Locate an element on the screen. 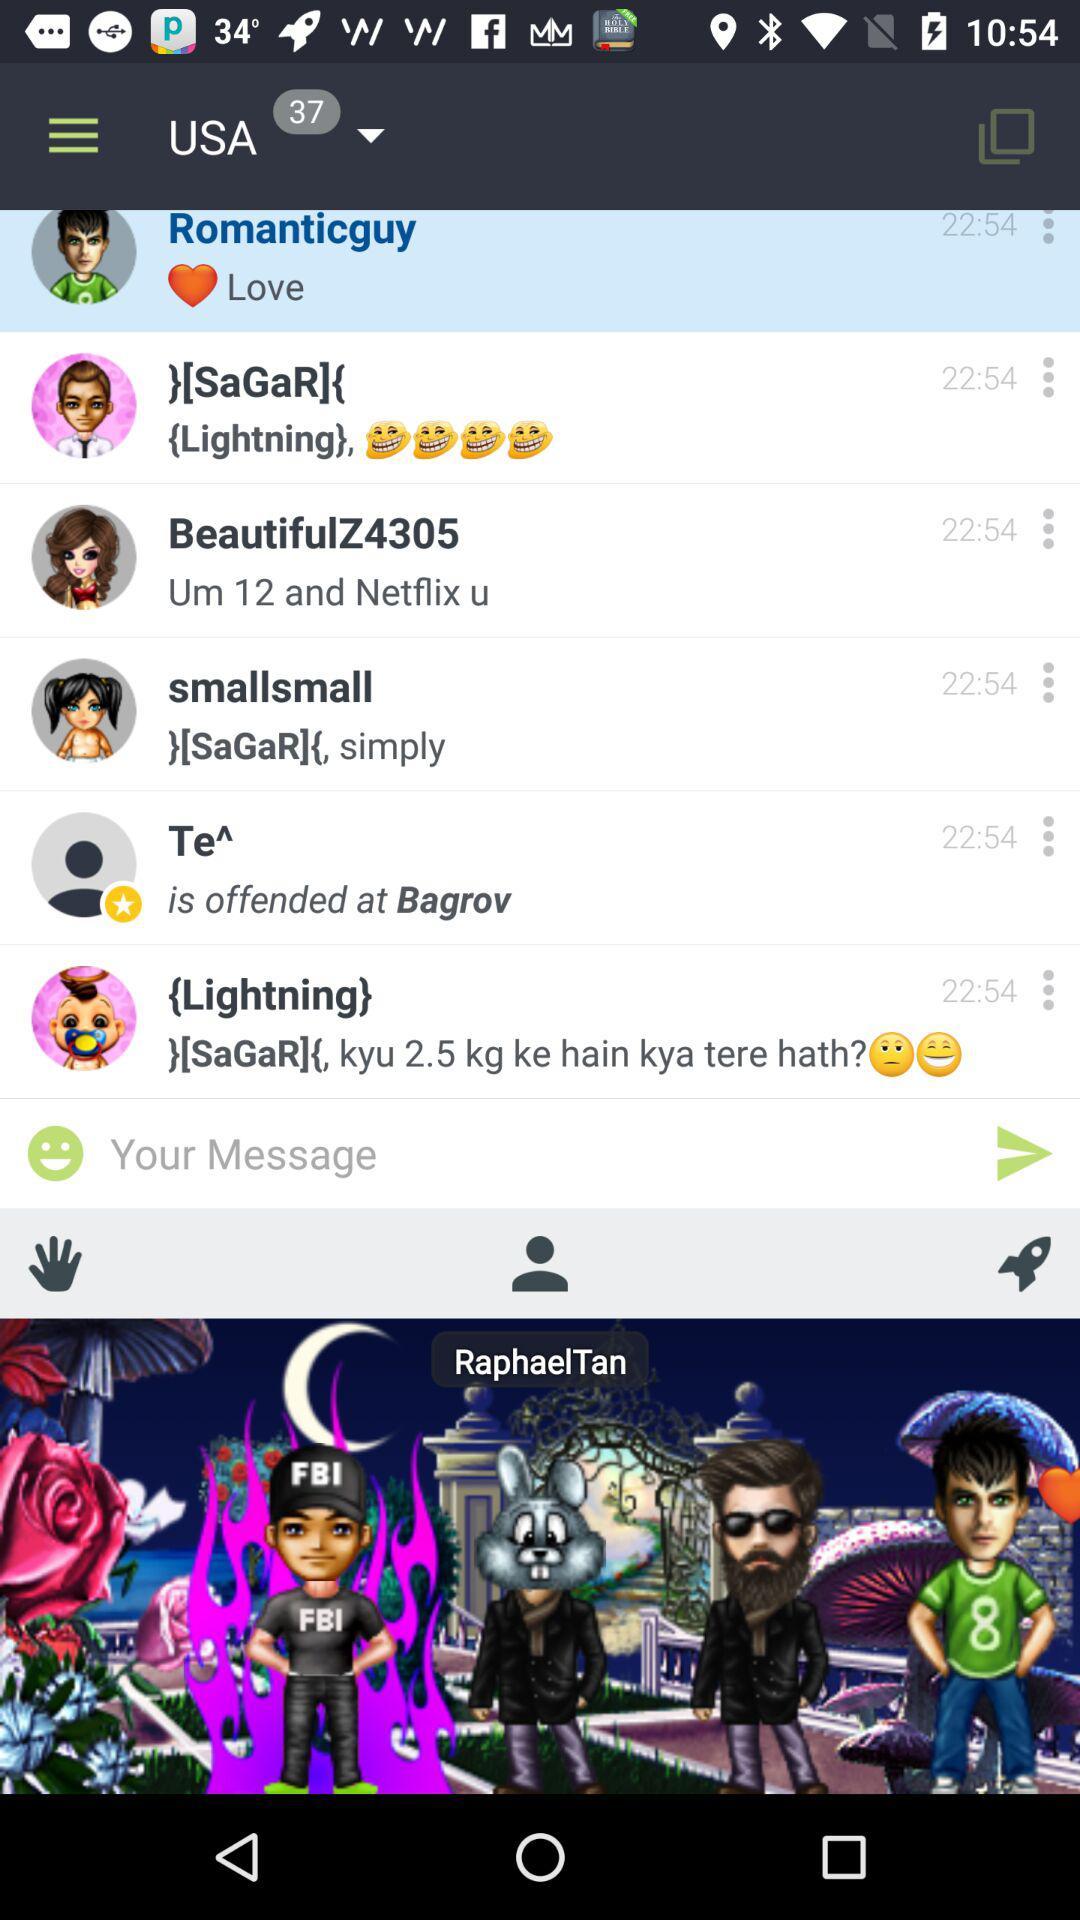  more options is located at coordinates (1047, 989).